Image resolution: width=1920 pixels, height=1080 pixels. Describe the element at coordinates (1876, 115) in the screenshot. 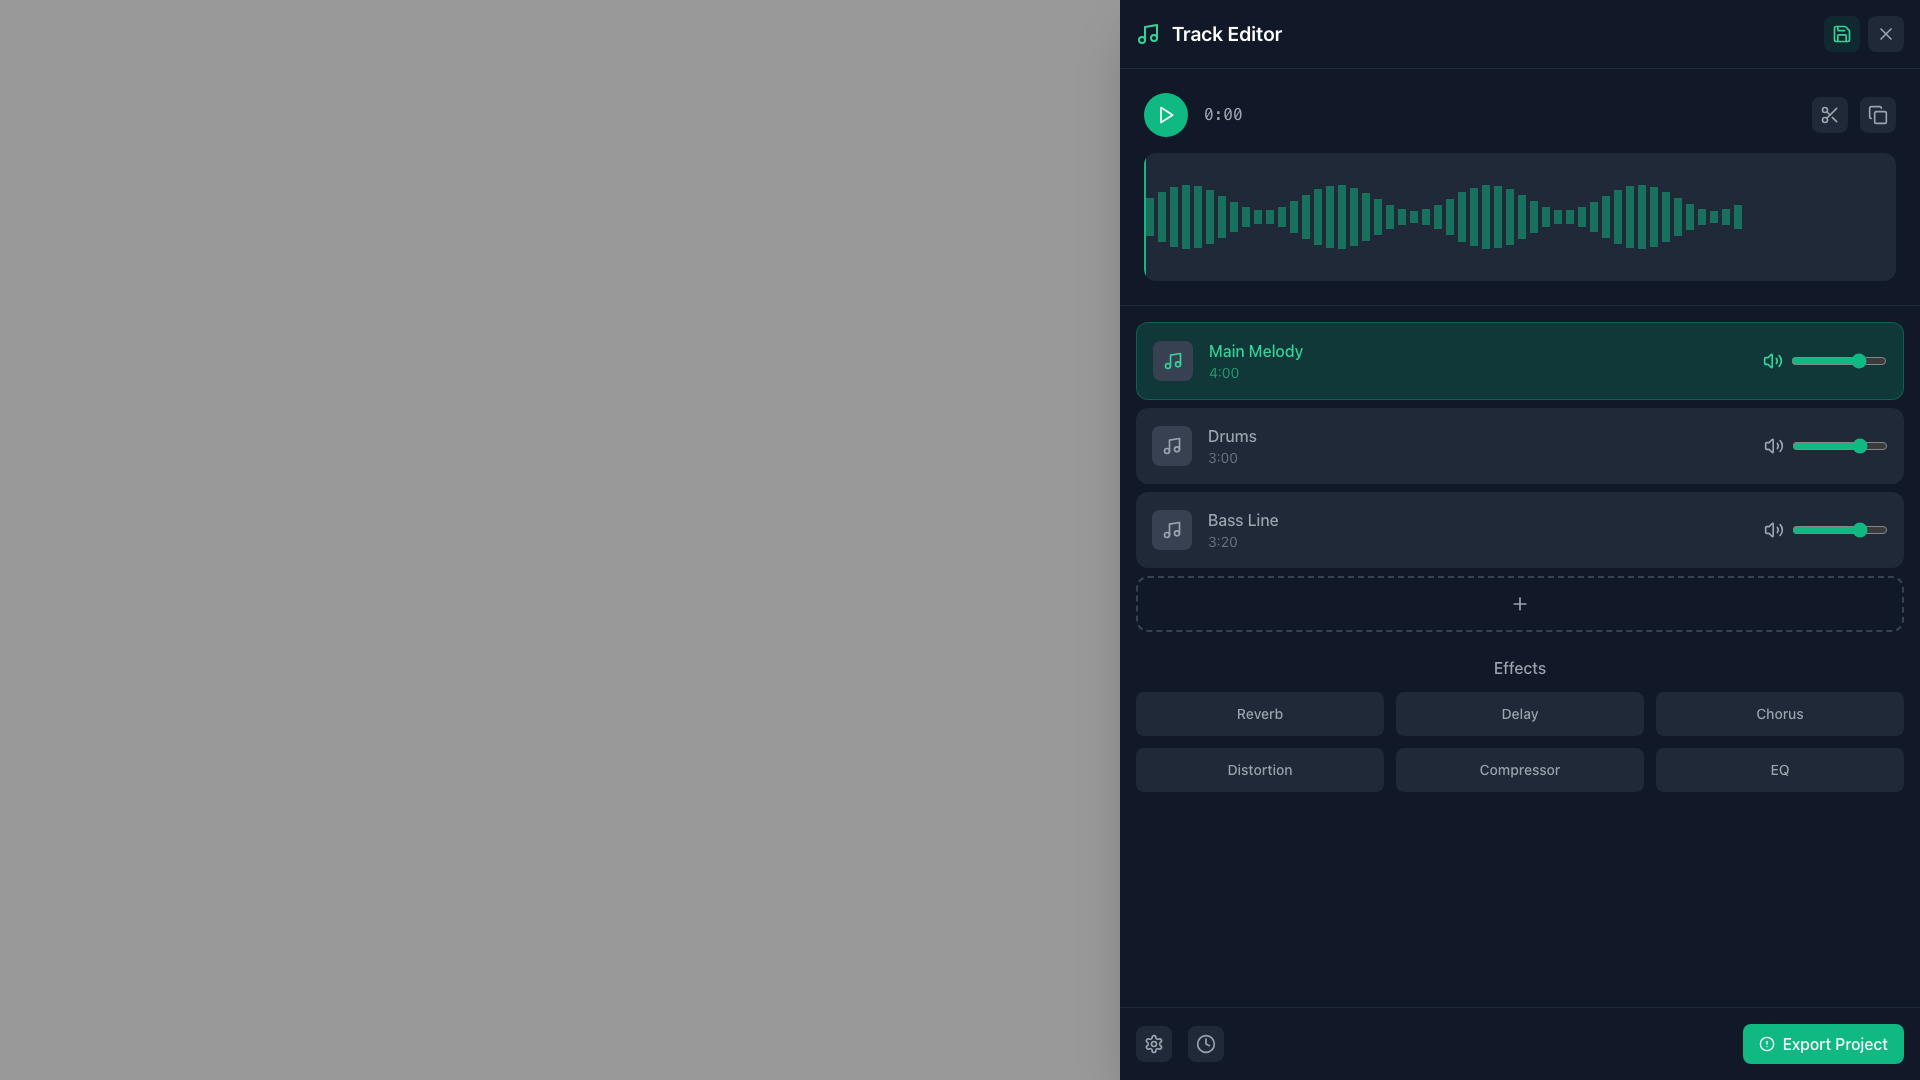

I see `the copy icon button, which is a small icon depicting two overlapping squares located in the upper-right corner of the interface` at that location.